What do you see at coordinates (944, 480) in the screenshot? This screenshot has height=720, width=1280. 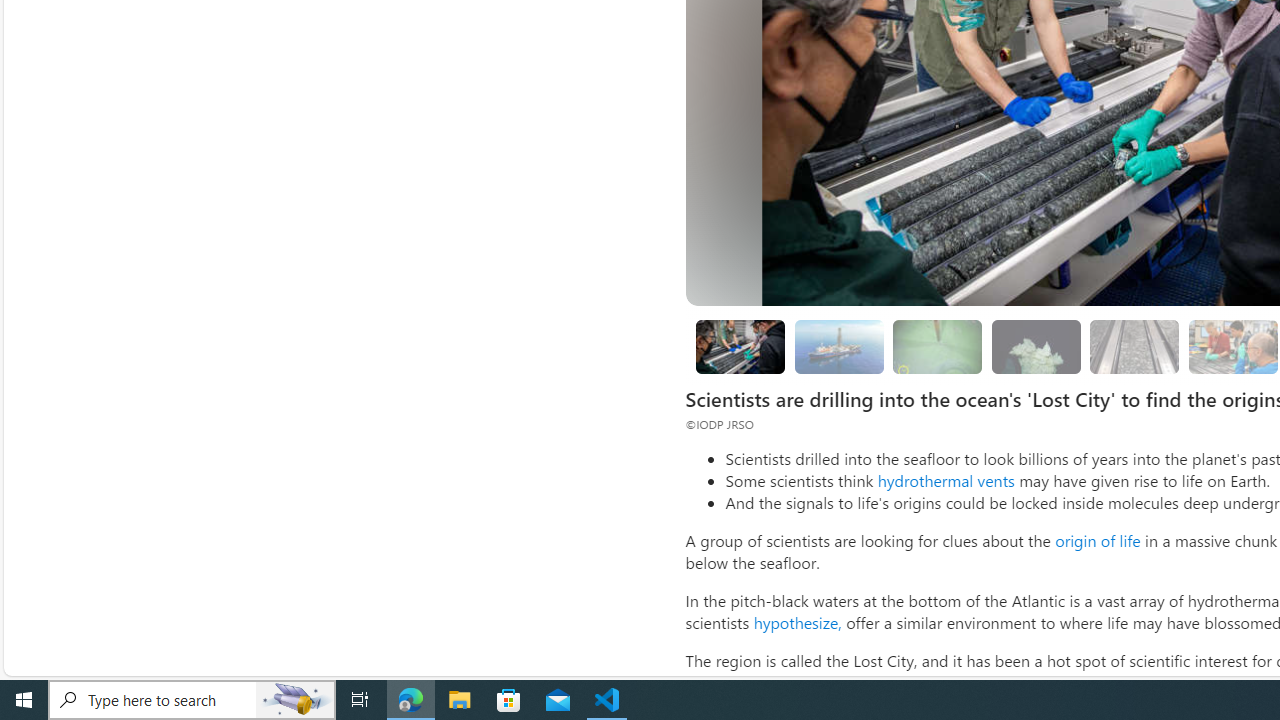 I see `'hydrothermal vents'` at bounding box center [944, 480].